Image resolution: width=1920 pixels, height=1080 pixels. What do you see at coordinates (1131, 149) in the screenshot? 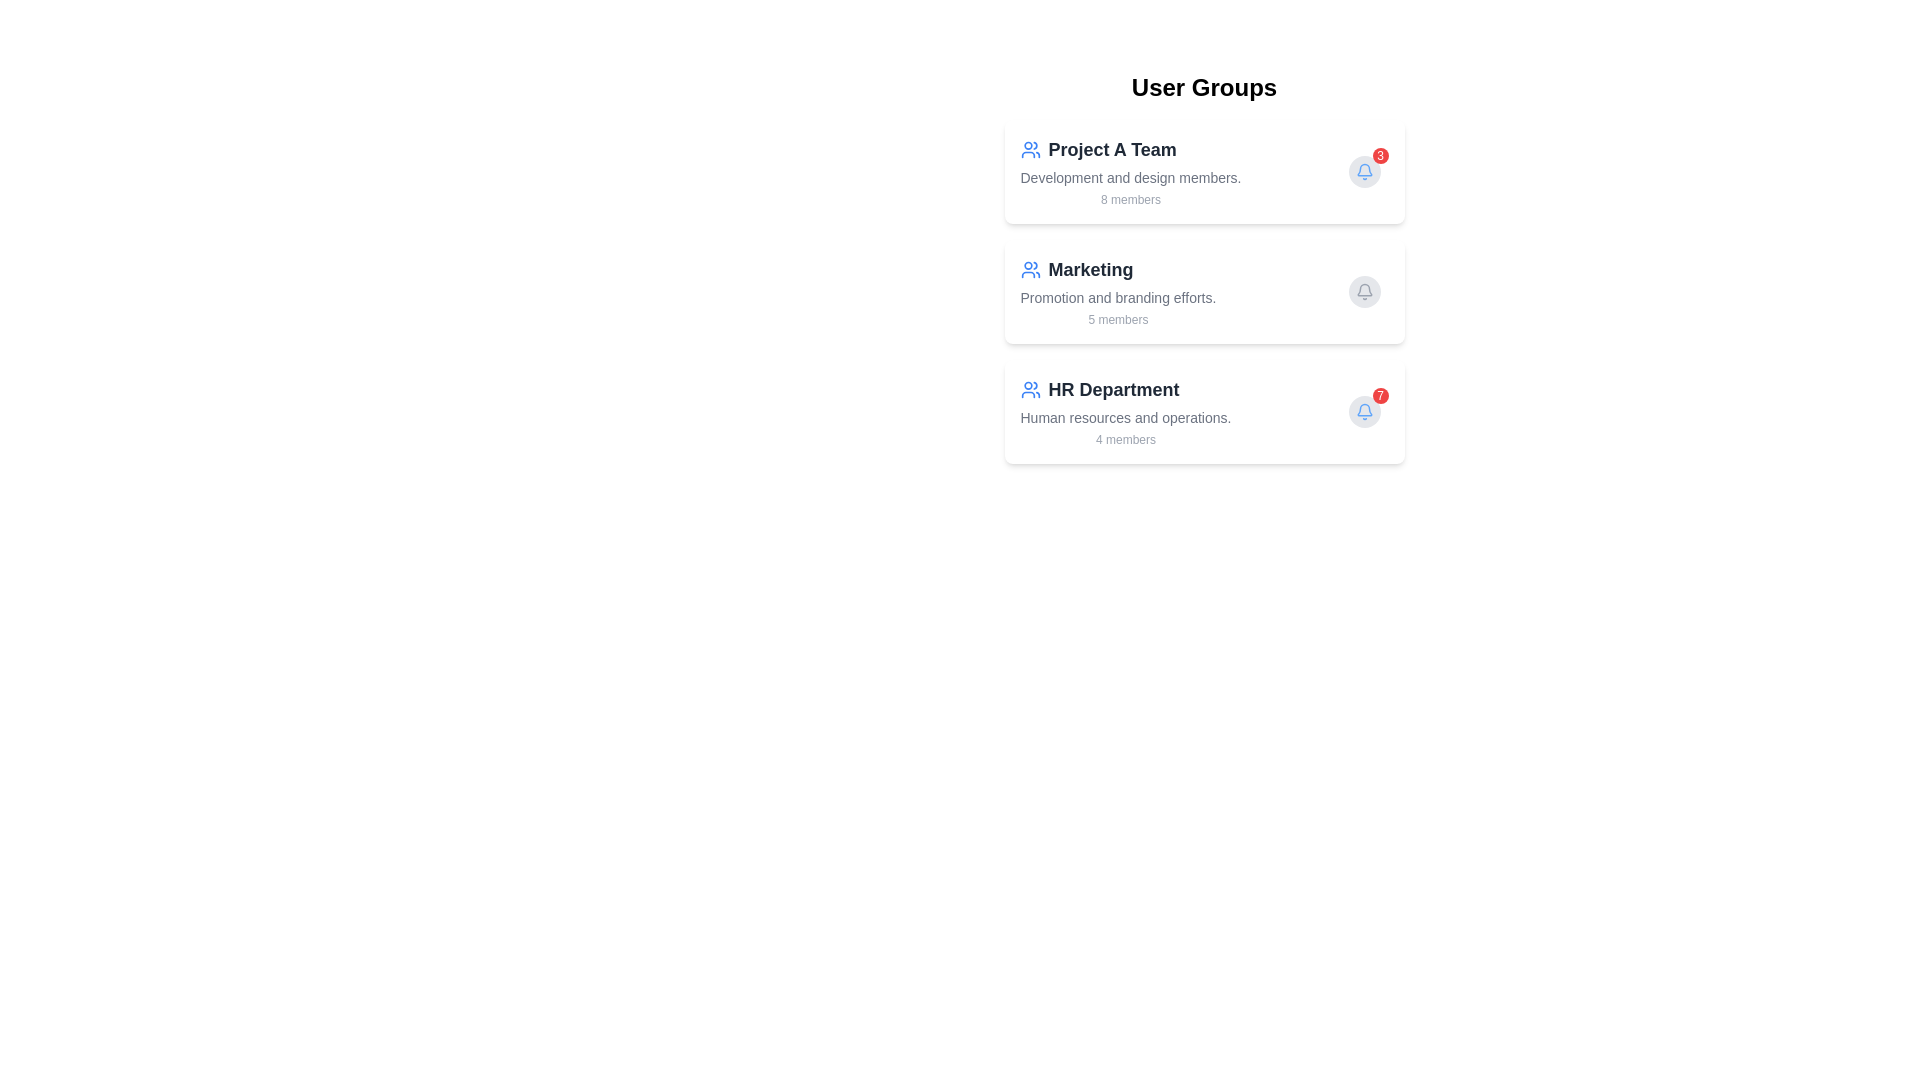
I see `the header of the group Project A Team` at bounding box center [1131, 149].